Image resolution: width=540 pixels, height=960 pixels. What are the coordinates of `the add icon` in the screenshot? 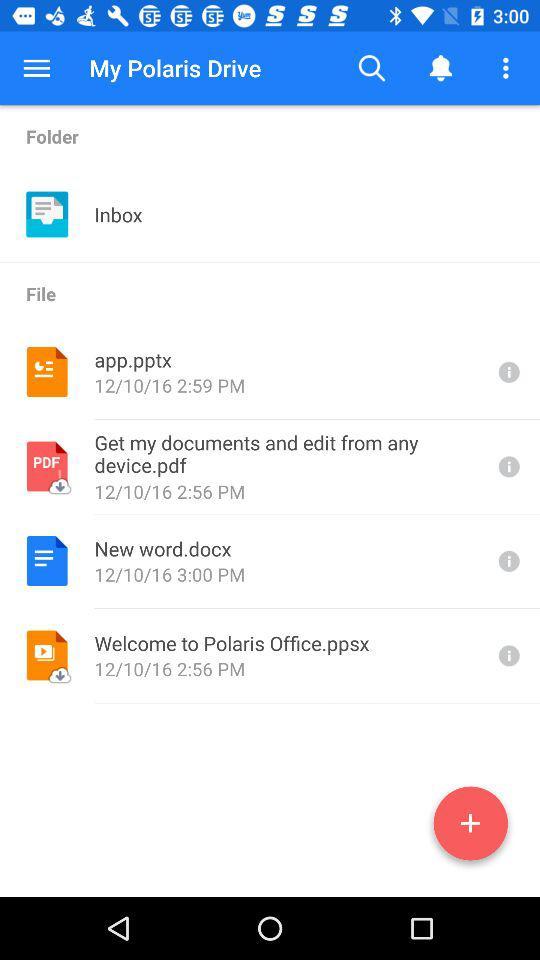 It's located at (470, 827).